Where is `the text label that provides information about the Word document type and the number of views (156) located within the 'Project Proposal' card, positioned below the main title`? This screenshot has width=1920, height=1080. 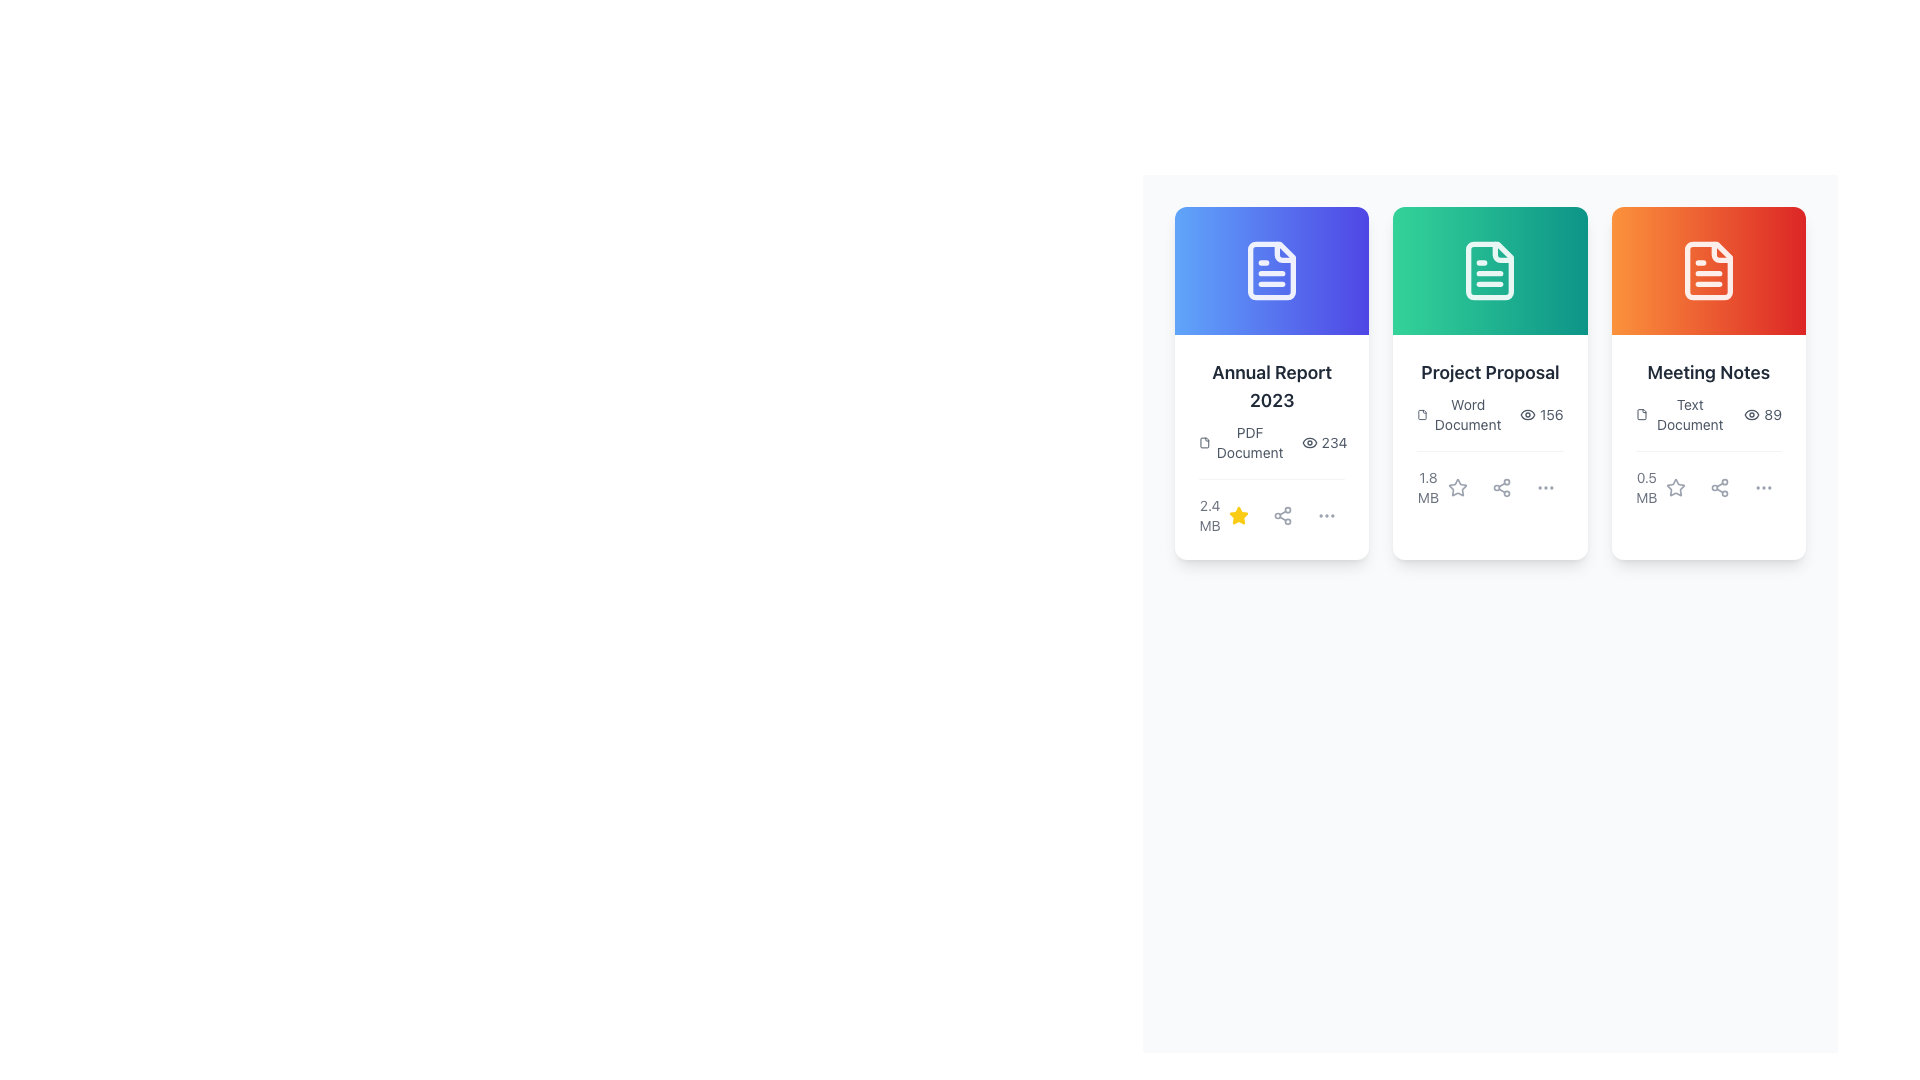
the text label that provides information about the Word document type and the number of views (156) located within the 'Project Proposal' card, positioned below the main title is located at coordinates (1490, 414).